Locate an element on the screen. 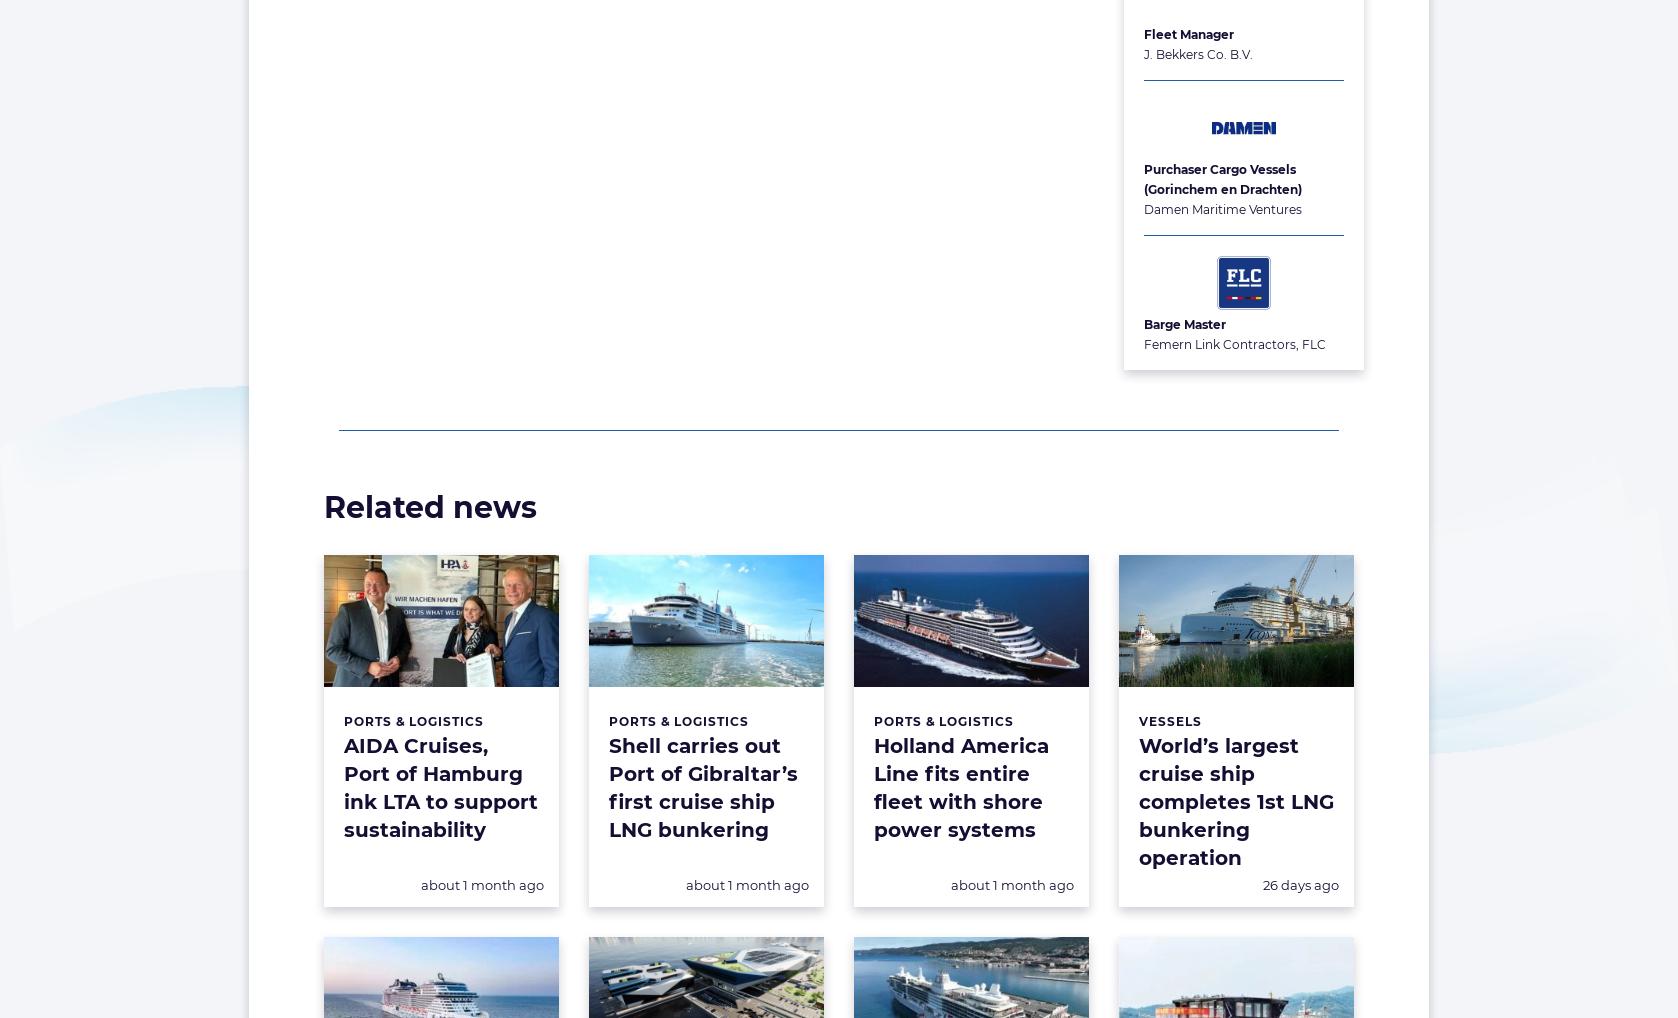 Image resolution: width=1678 pixels, height=1018 pixels. 'AIDA Cruises, Port of Hamburg ink LTA to support sustainability' is located at coordinates (439, 788).